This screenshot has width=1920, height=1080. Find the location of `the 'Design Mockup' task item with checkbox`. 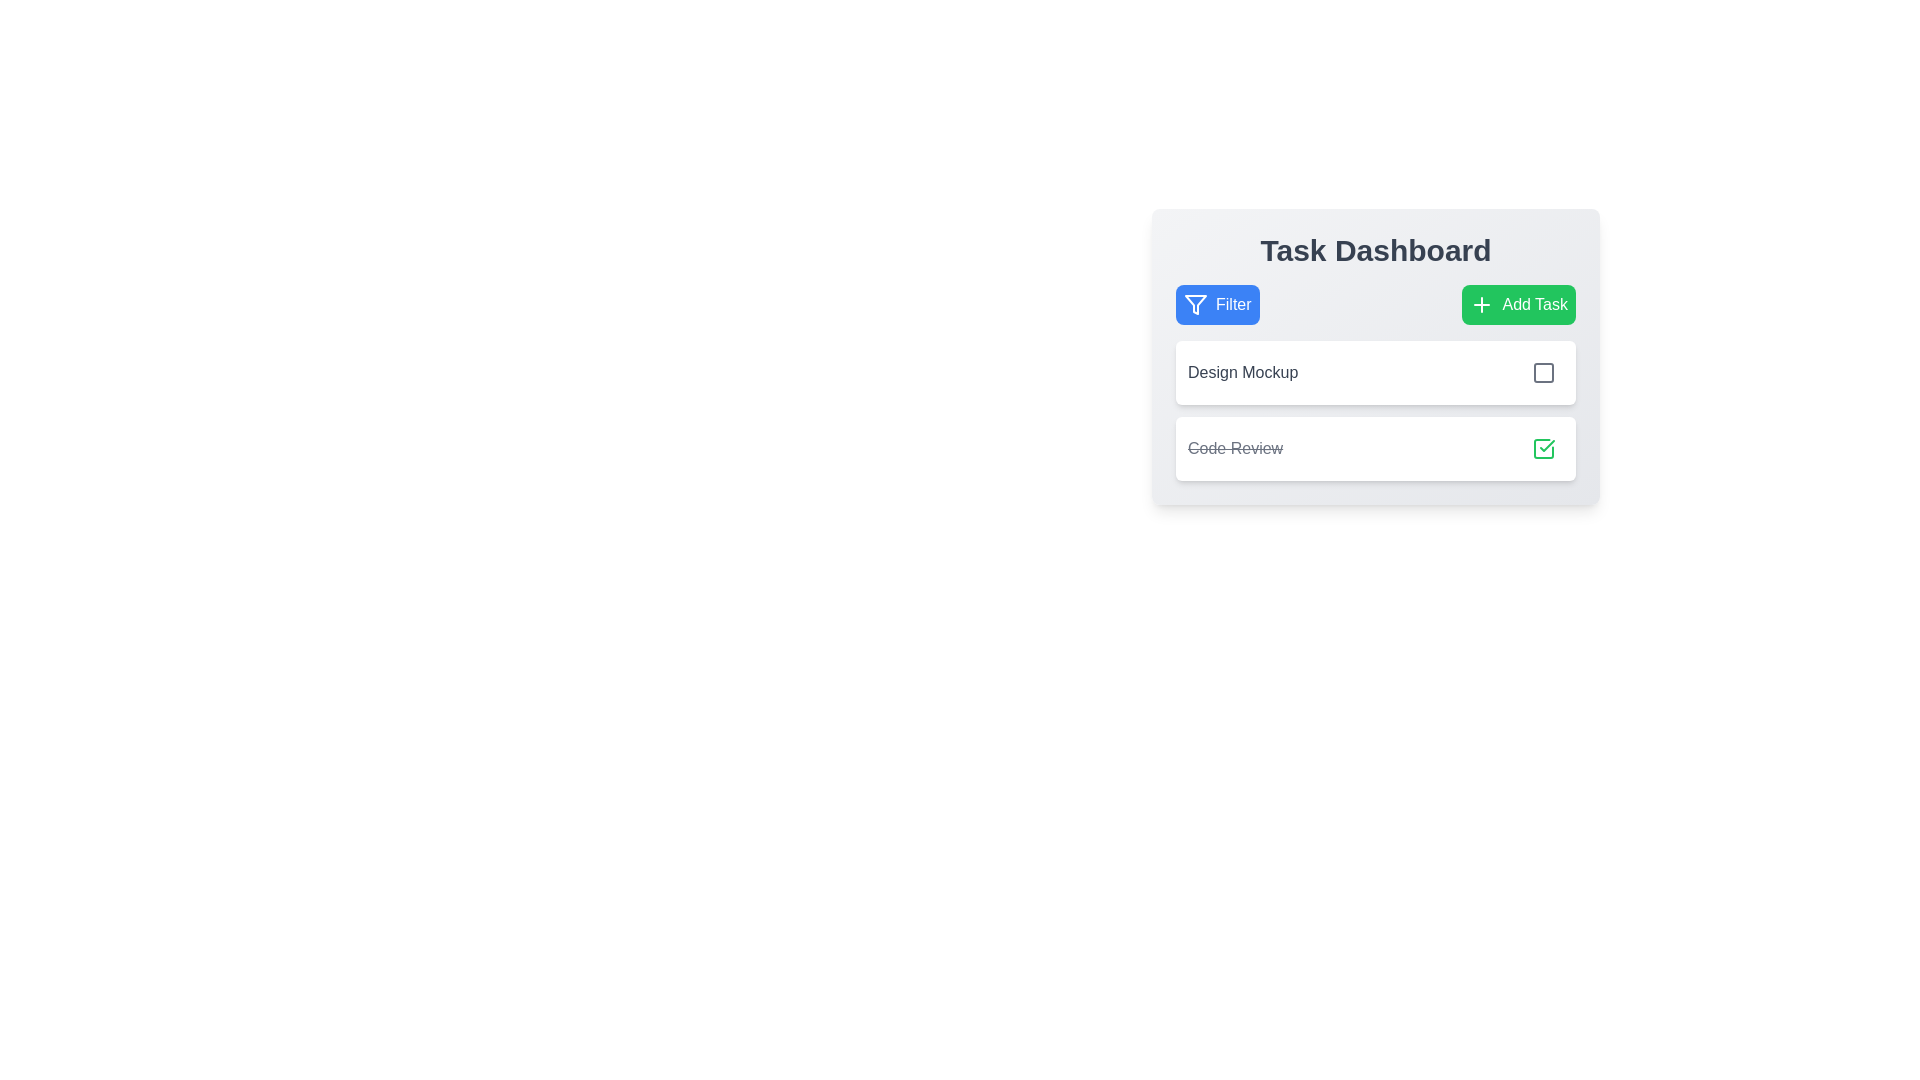

the 'Design Mockup' task item with checkbox is located at coordinates (1375, 373).